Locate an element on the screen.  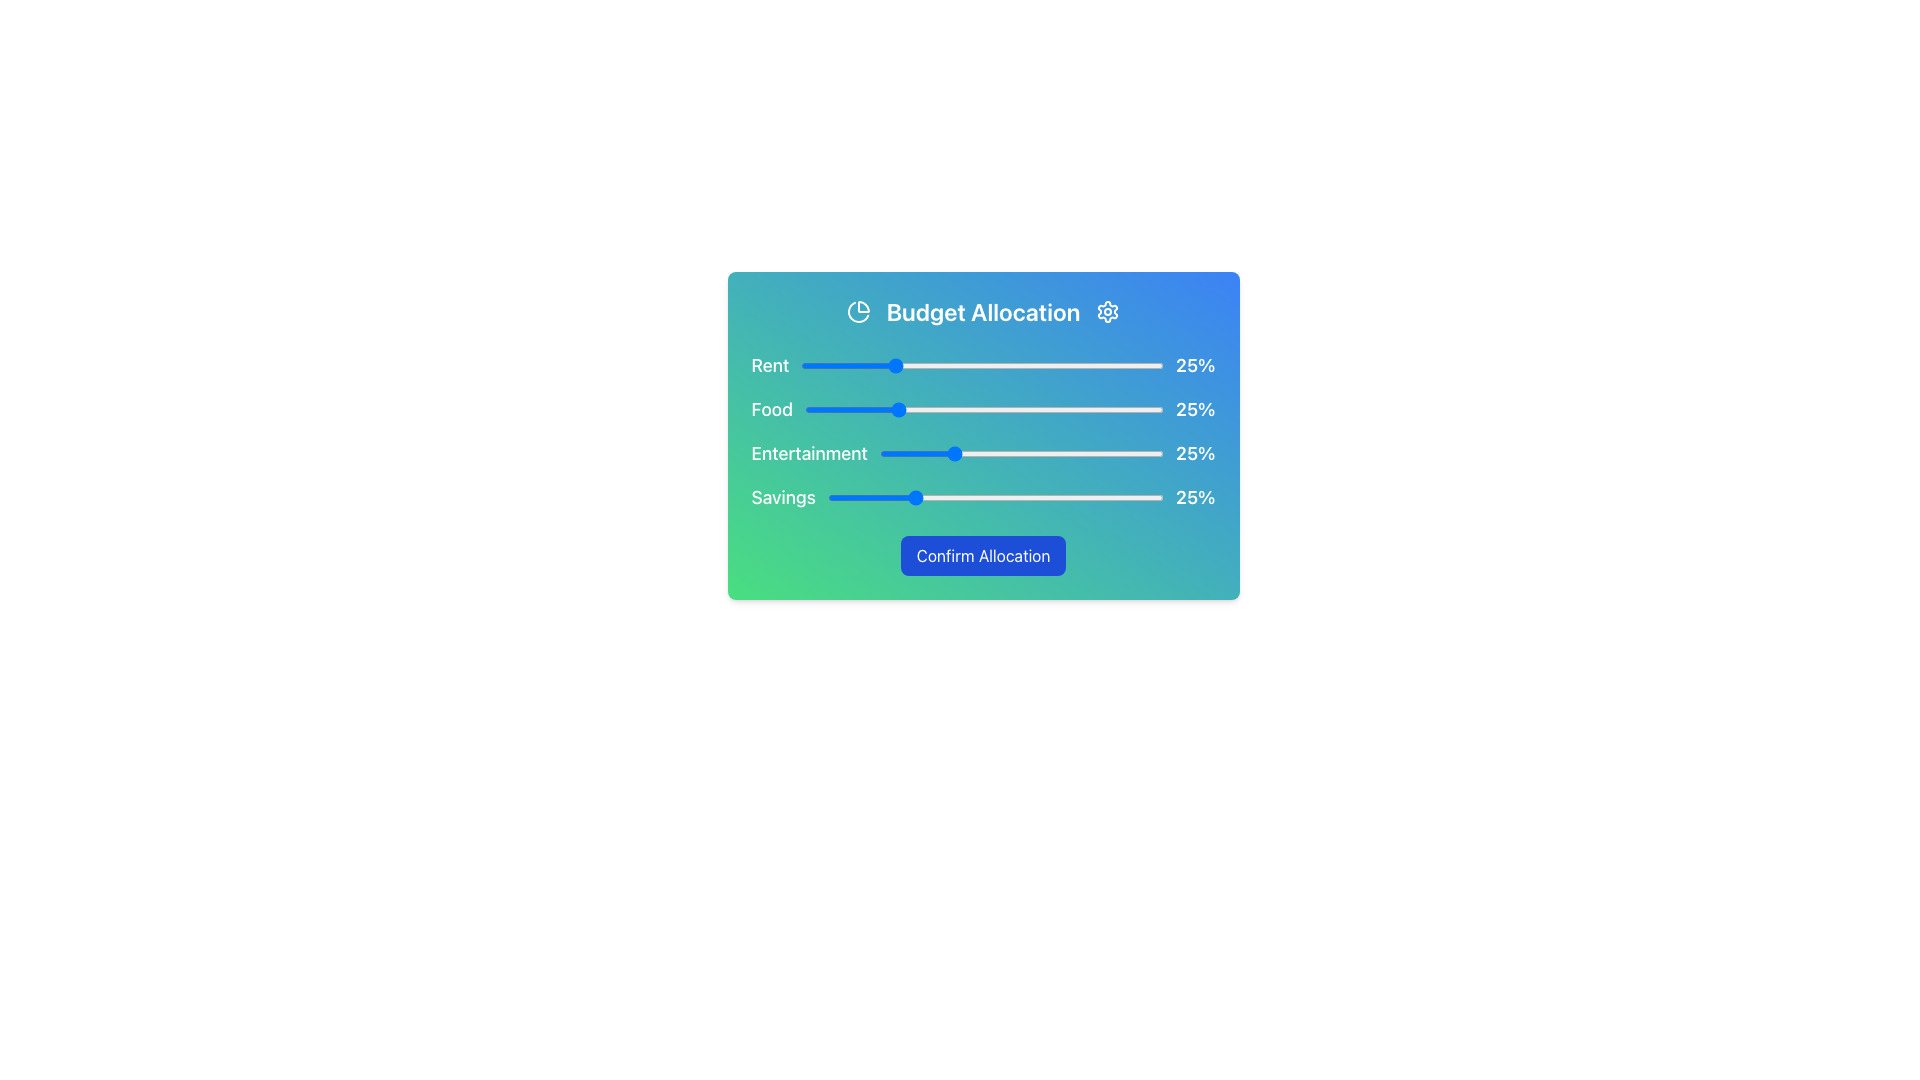
the slider is located at coordinates (980, 408).